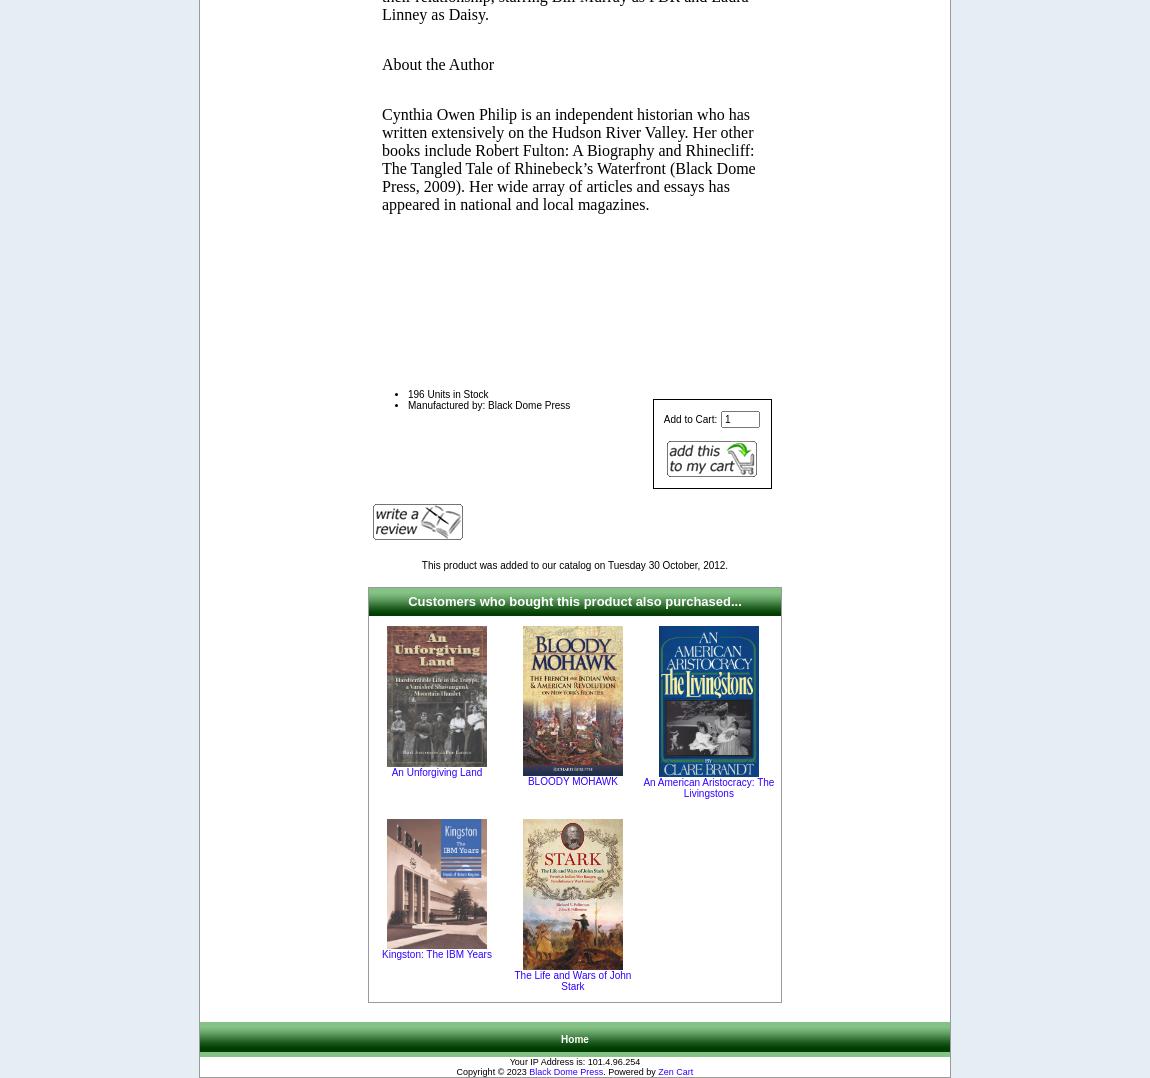  What do you see at coordinates (574, 601) in the screenshot?
I see `'Customers who bought this product also purchased...'` at bounding box center [574, 601].